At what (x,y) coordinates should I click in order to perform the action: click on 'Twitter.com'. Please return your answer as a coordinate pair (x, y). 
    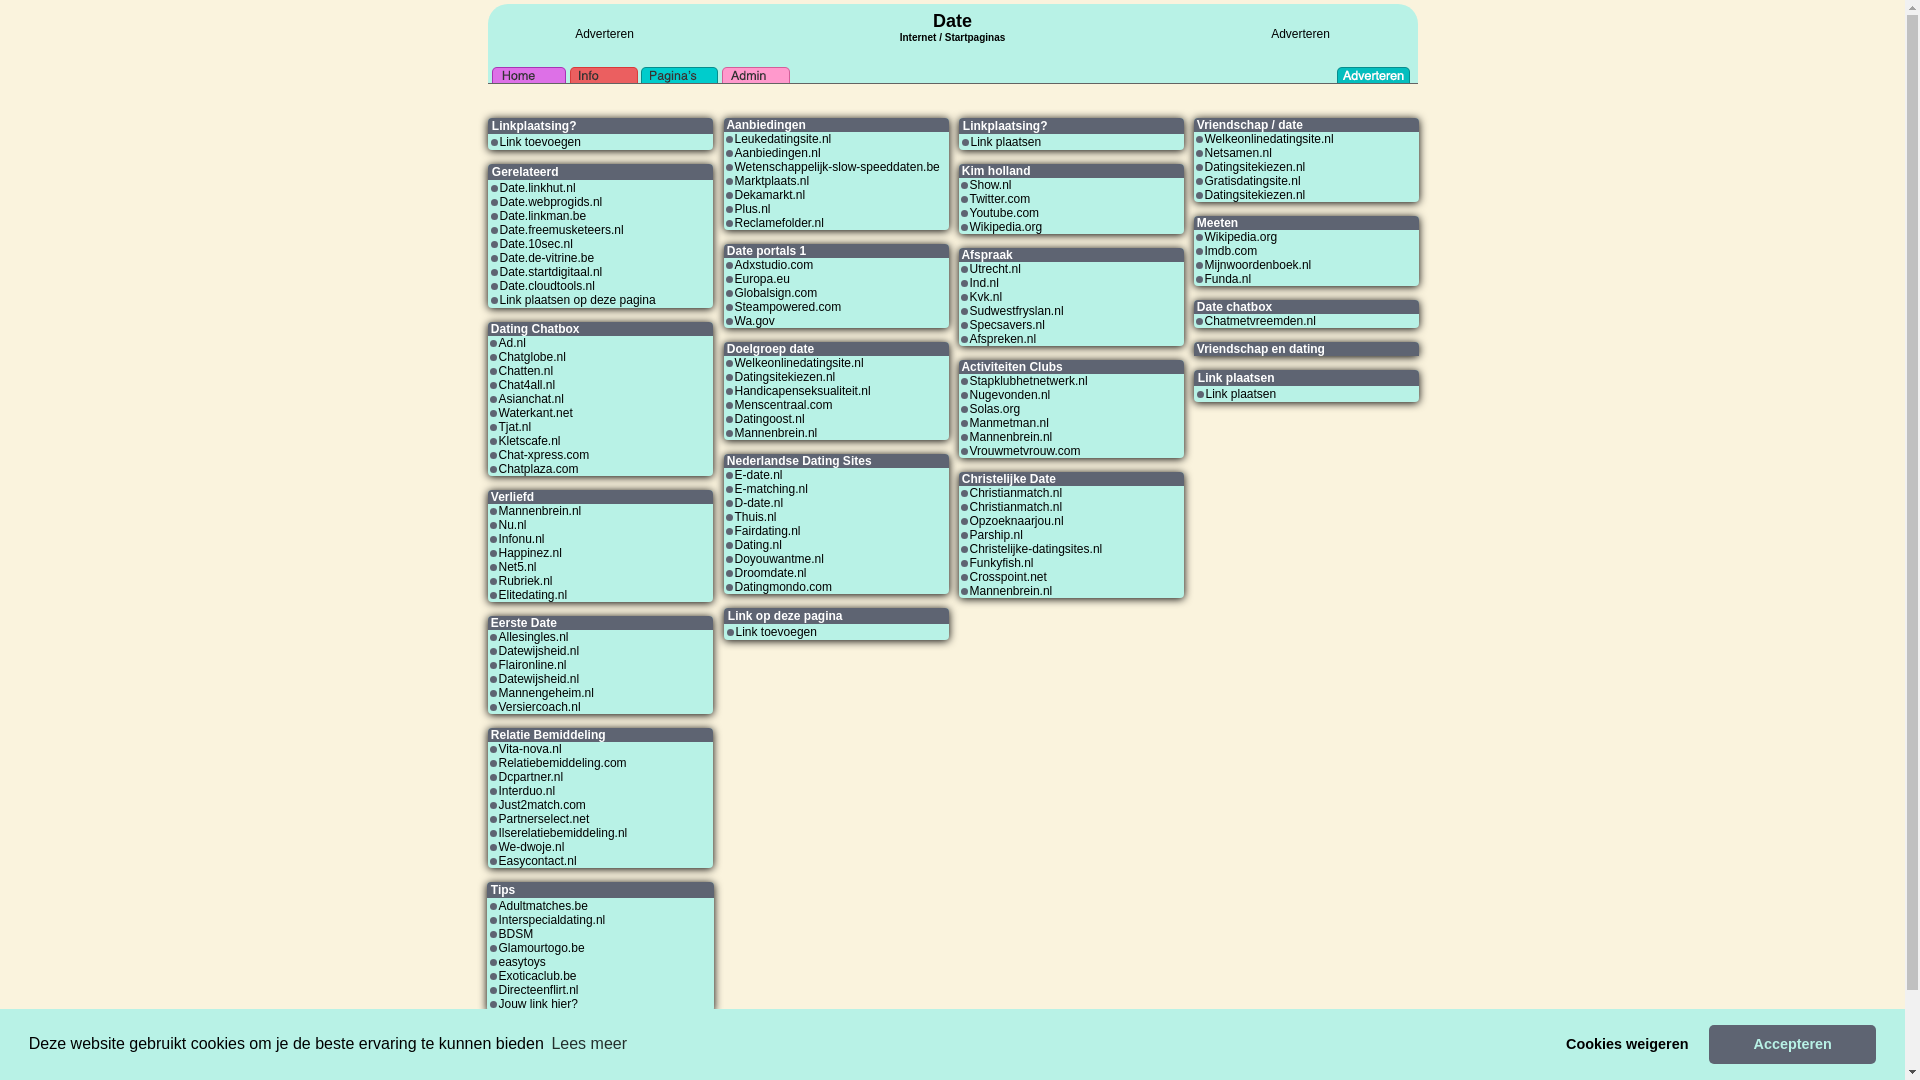
    Looking at the image, I should click on (1000, 199).